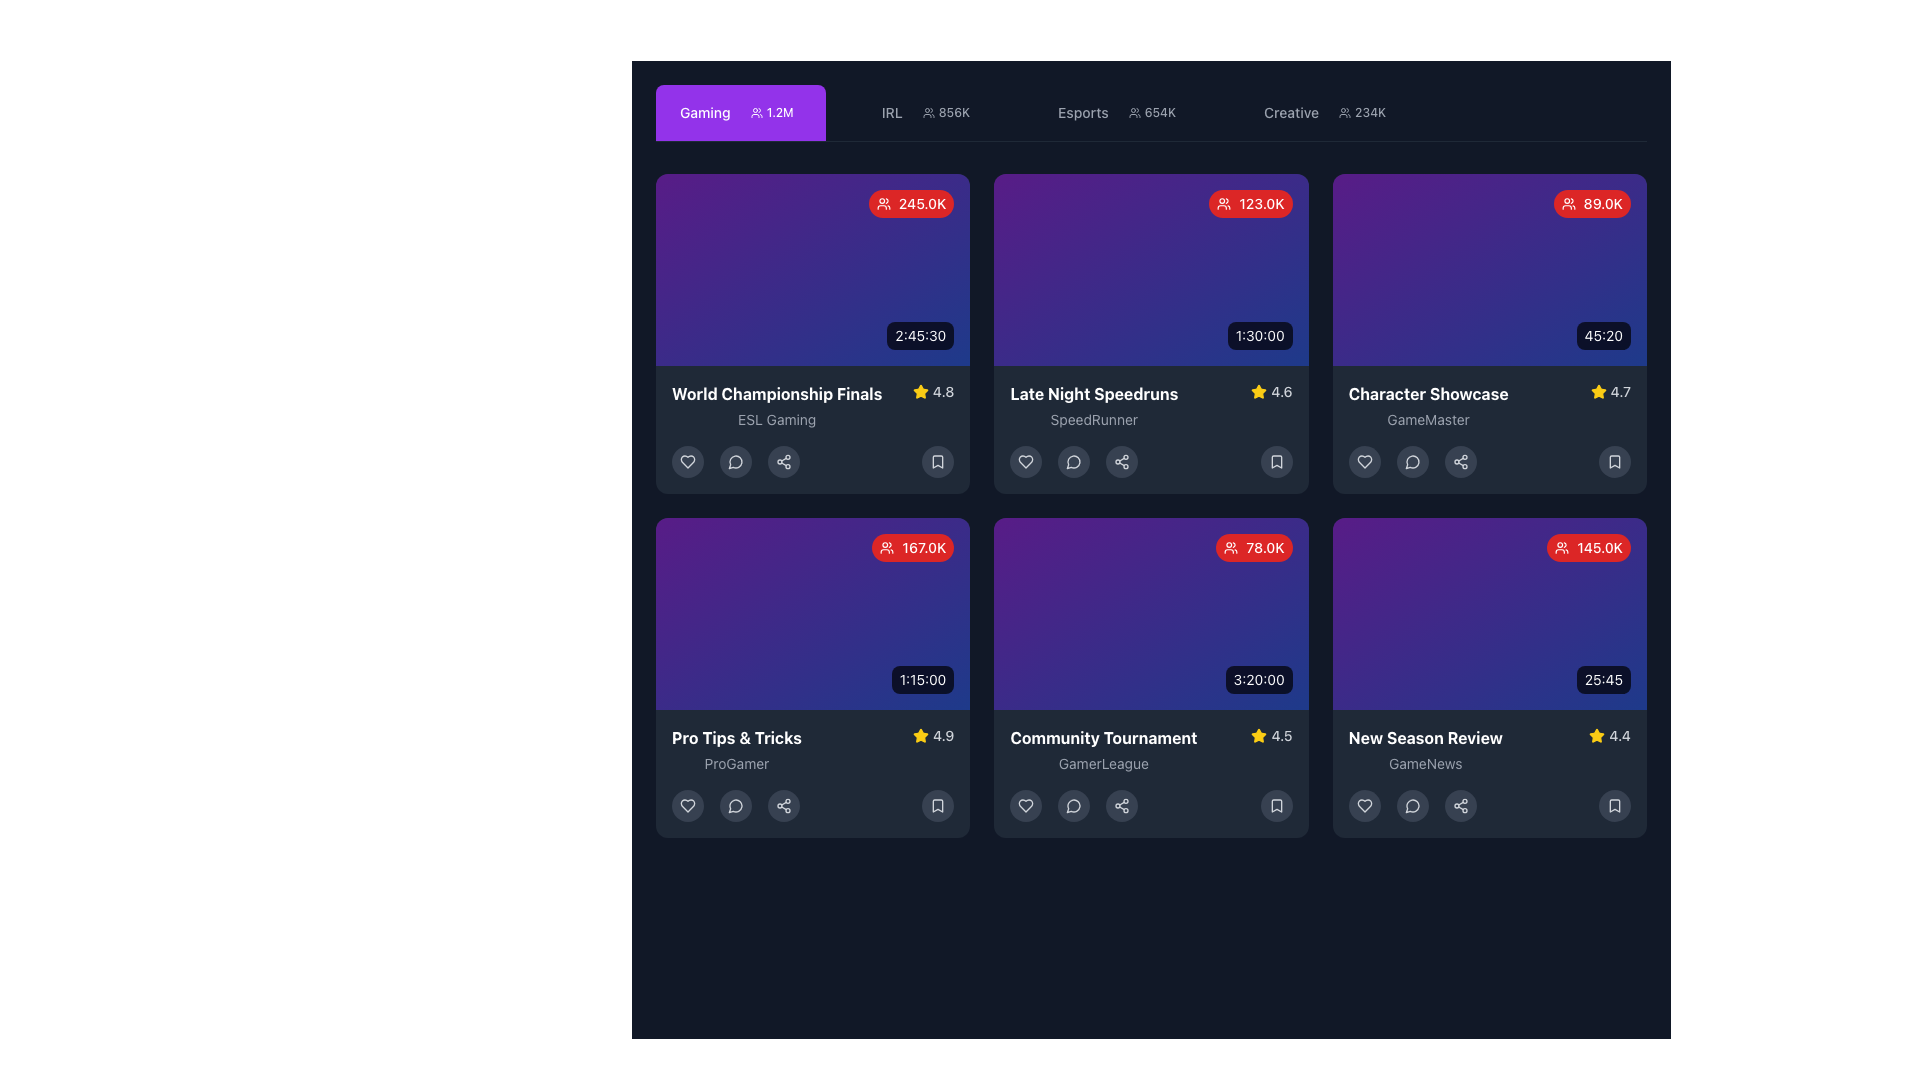  Describe the element at coordinates (912, 547) in the screenshot. I see `numeric value '167.0K' displayed on the compact, rounded badge with a red background and white text, located in the top-right corner of the 'Pro Tips & Tricks' card` at that location.